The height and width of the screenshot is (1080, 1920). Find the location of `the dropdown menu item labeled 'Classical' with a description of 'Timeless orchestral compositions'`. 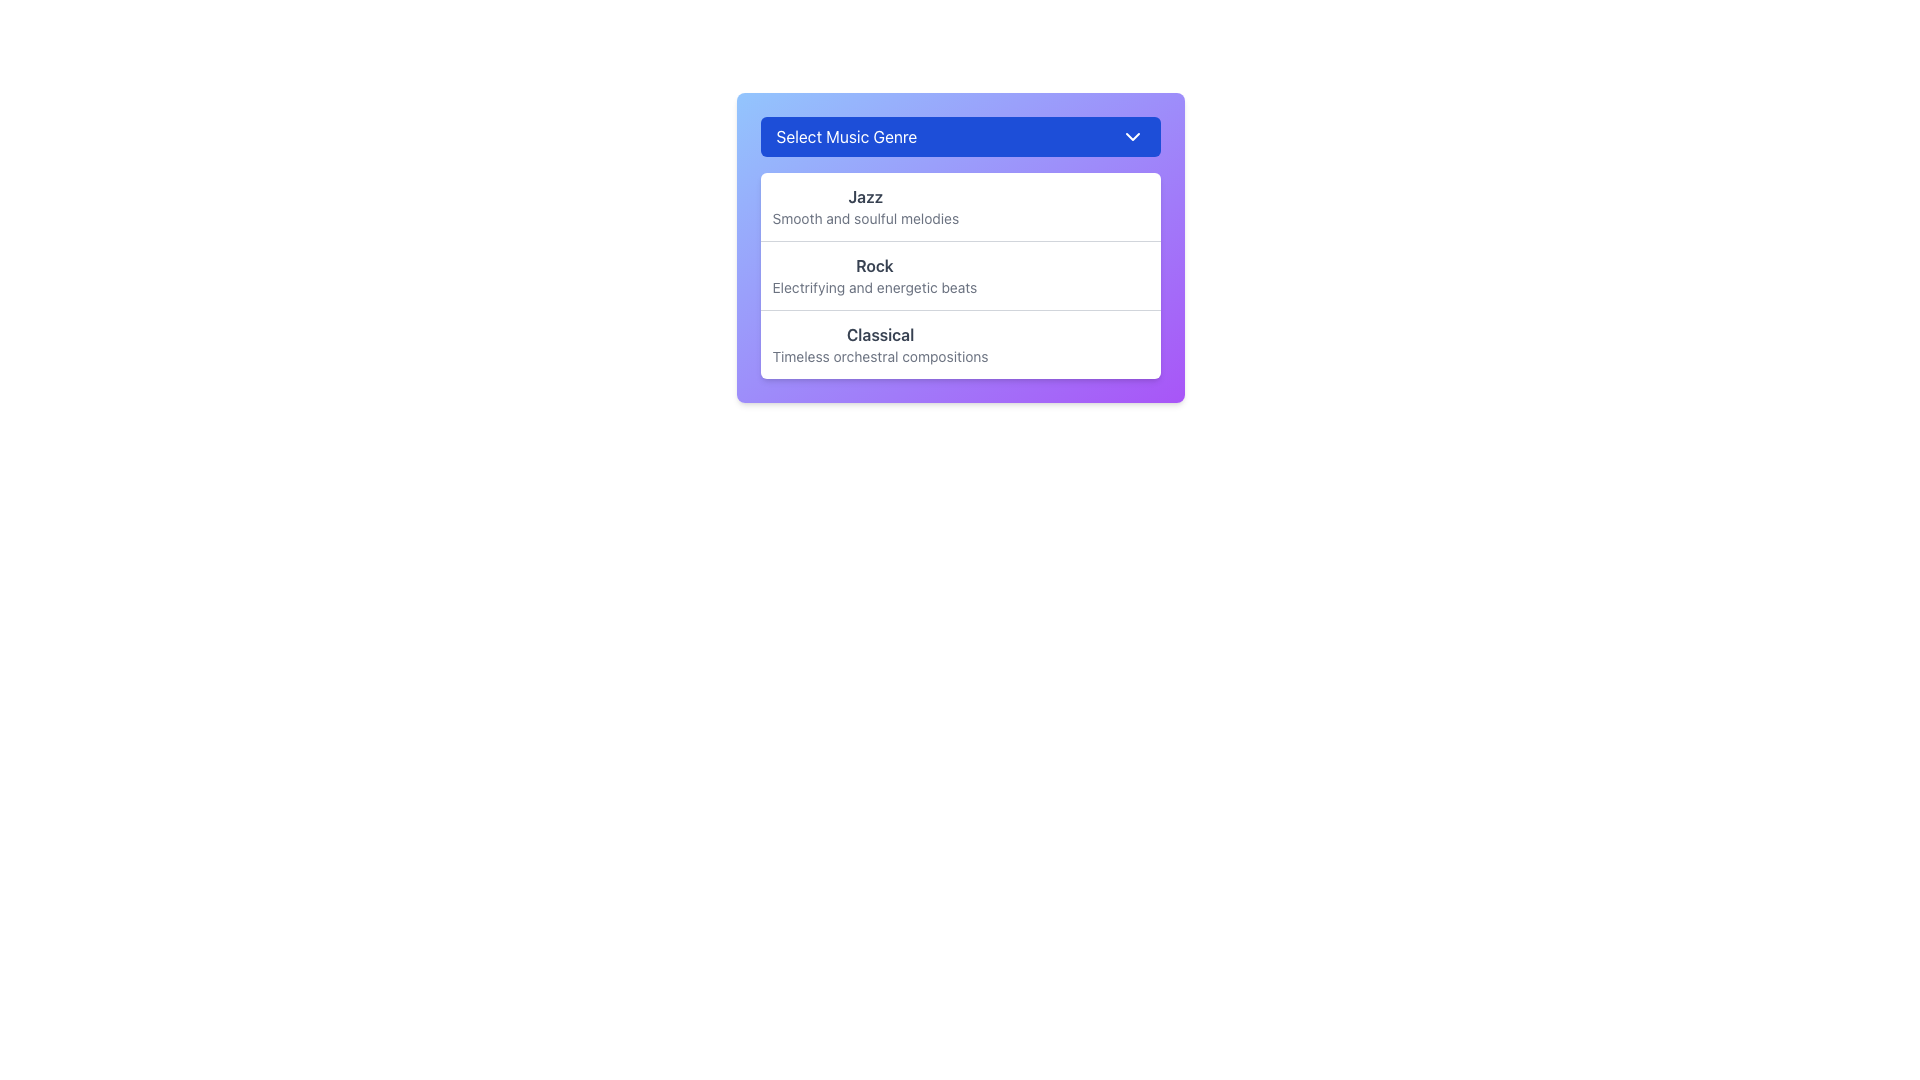

the dropdown menu item labeled 'Classical' with a description of 'Timeless orchestral compositions' is located at coordinates (960, 343).